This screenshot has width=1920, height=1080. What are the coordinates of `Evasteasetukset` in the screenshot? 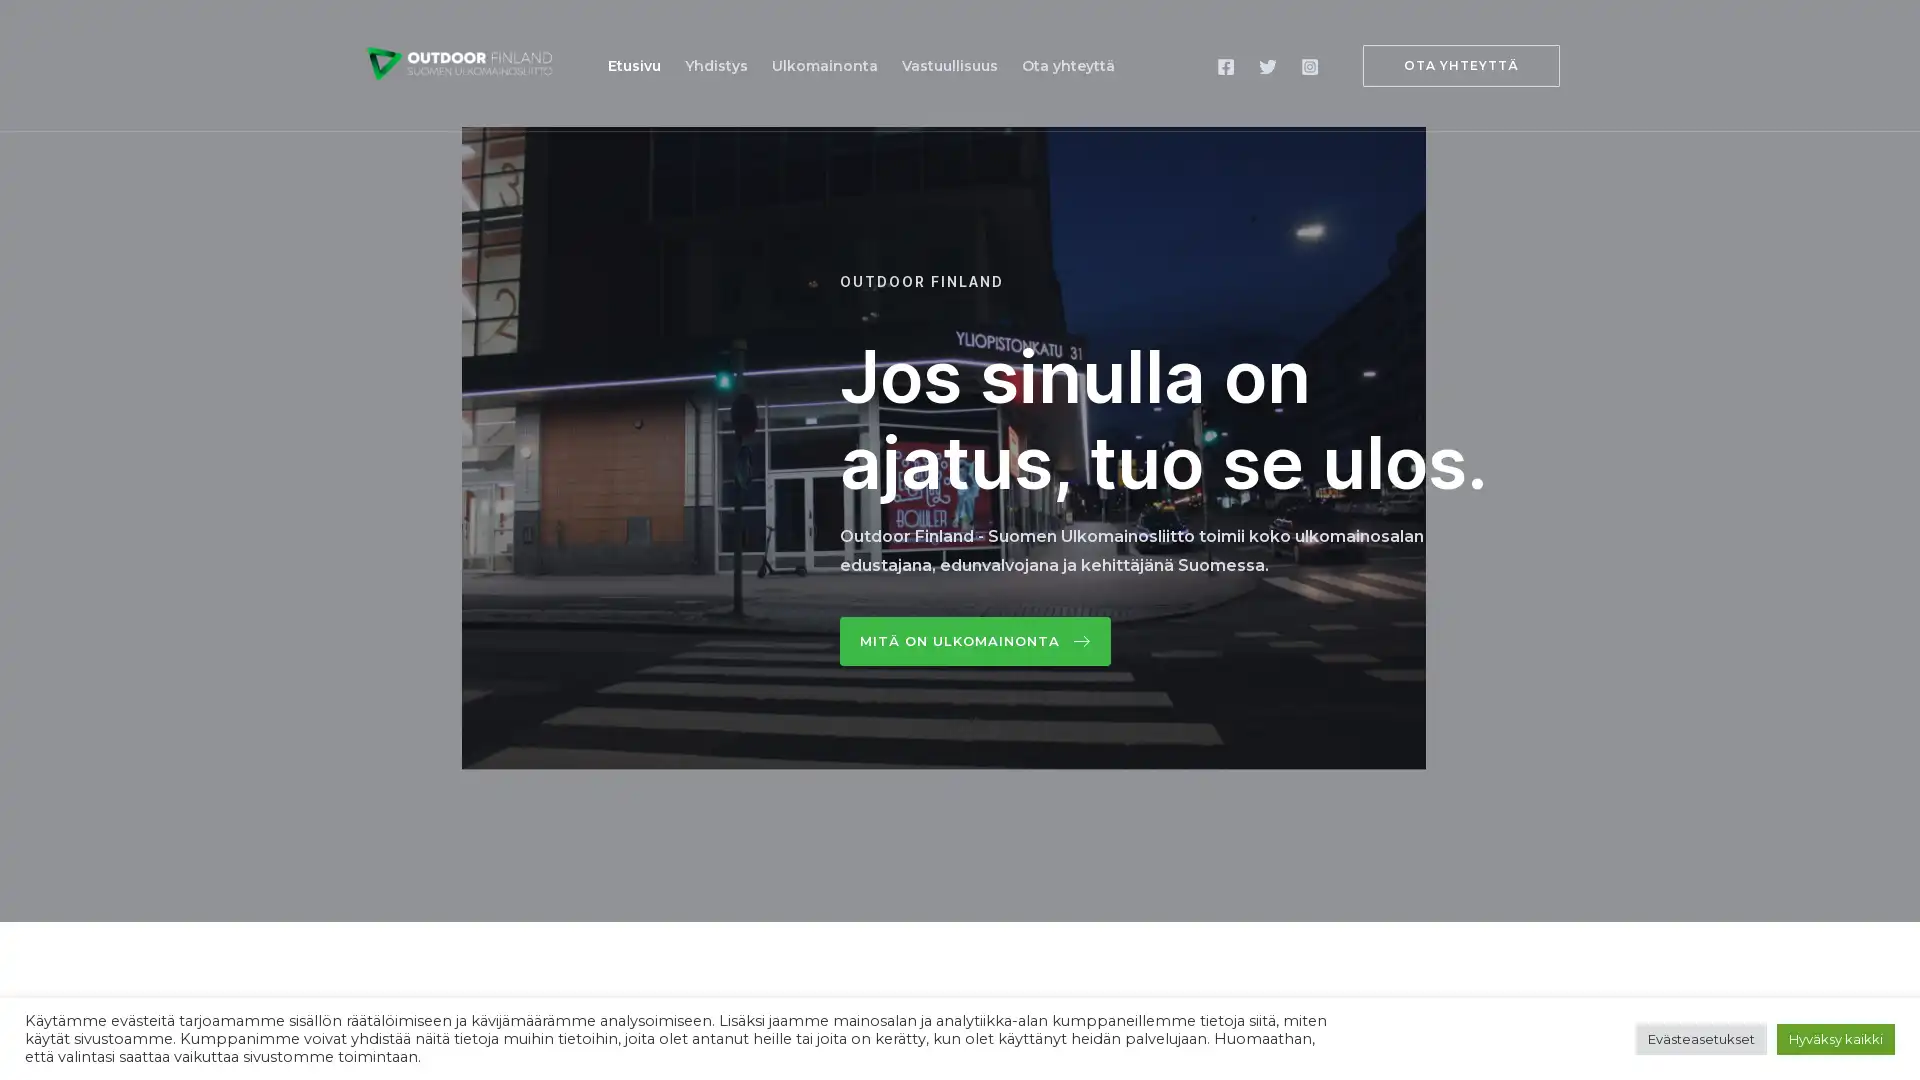 It's located at (1700, 1037).